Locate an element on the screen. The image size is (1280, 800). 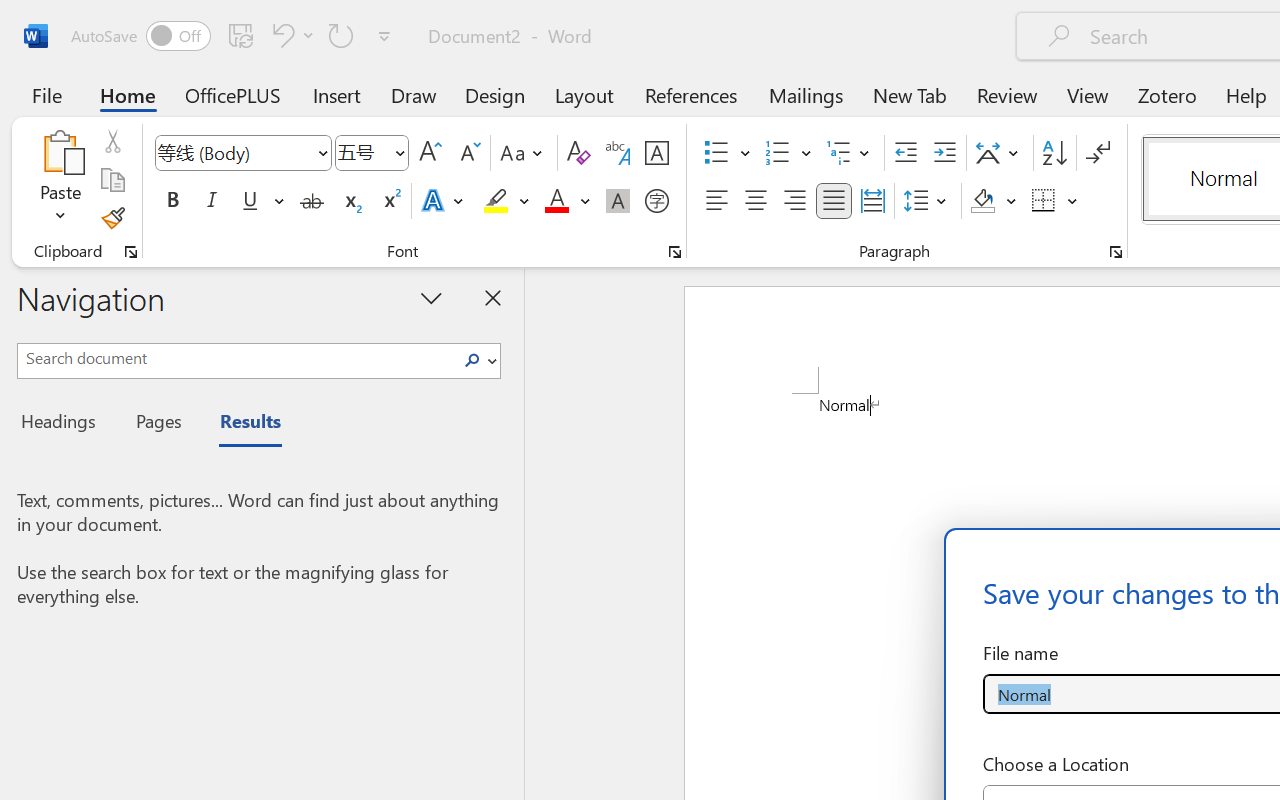
'Repeat Doc Close' is located at coordinates (341, 34).